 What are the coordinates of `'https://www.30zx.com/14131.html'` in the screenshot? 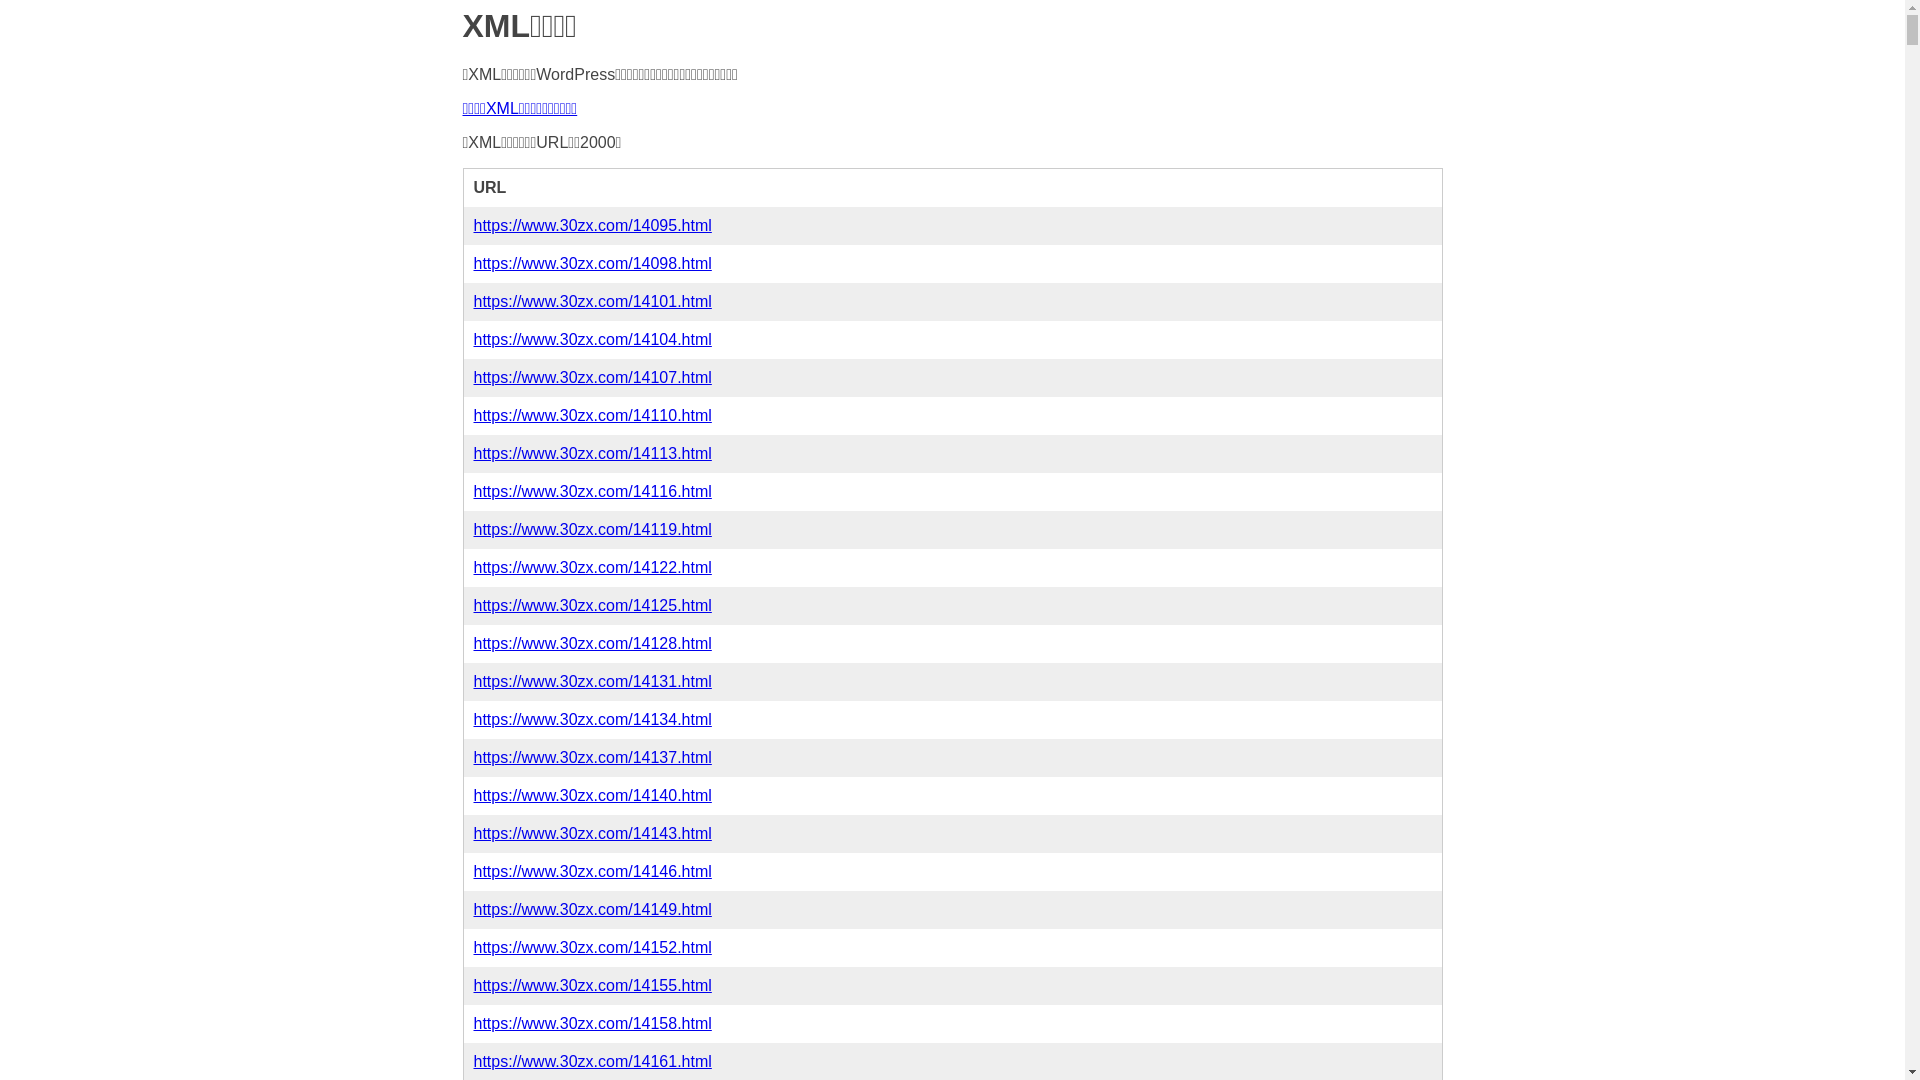 It's located at (592, 680).